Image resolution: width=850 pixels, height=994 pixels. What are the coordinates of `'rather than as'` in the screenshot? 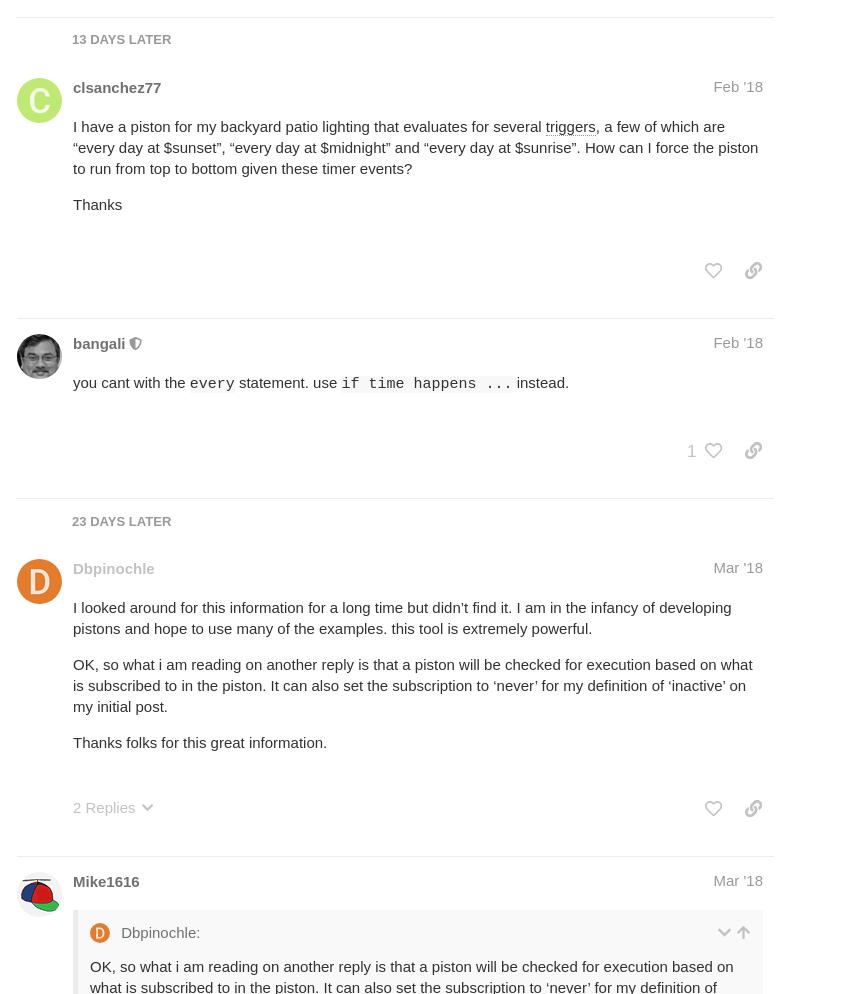 It's located at (410, 444).